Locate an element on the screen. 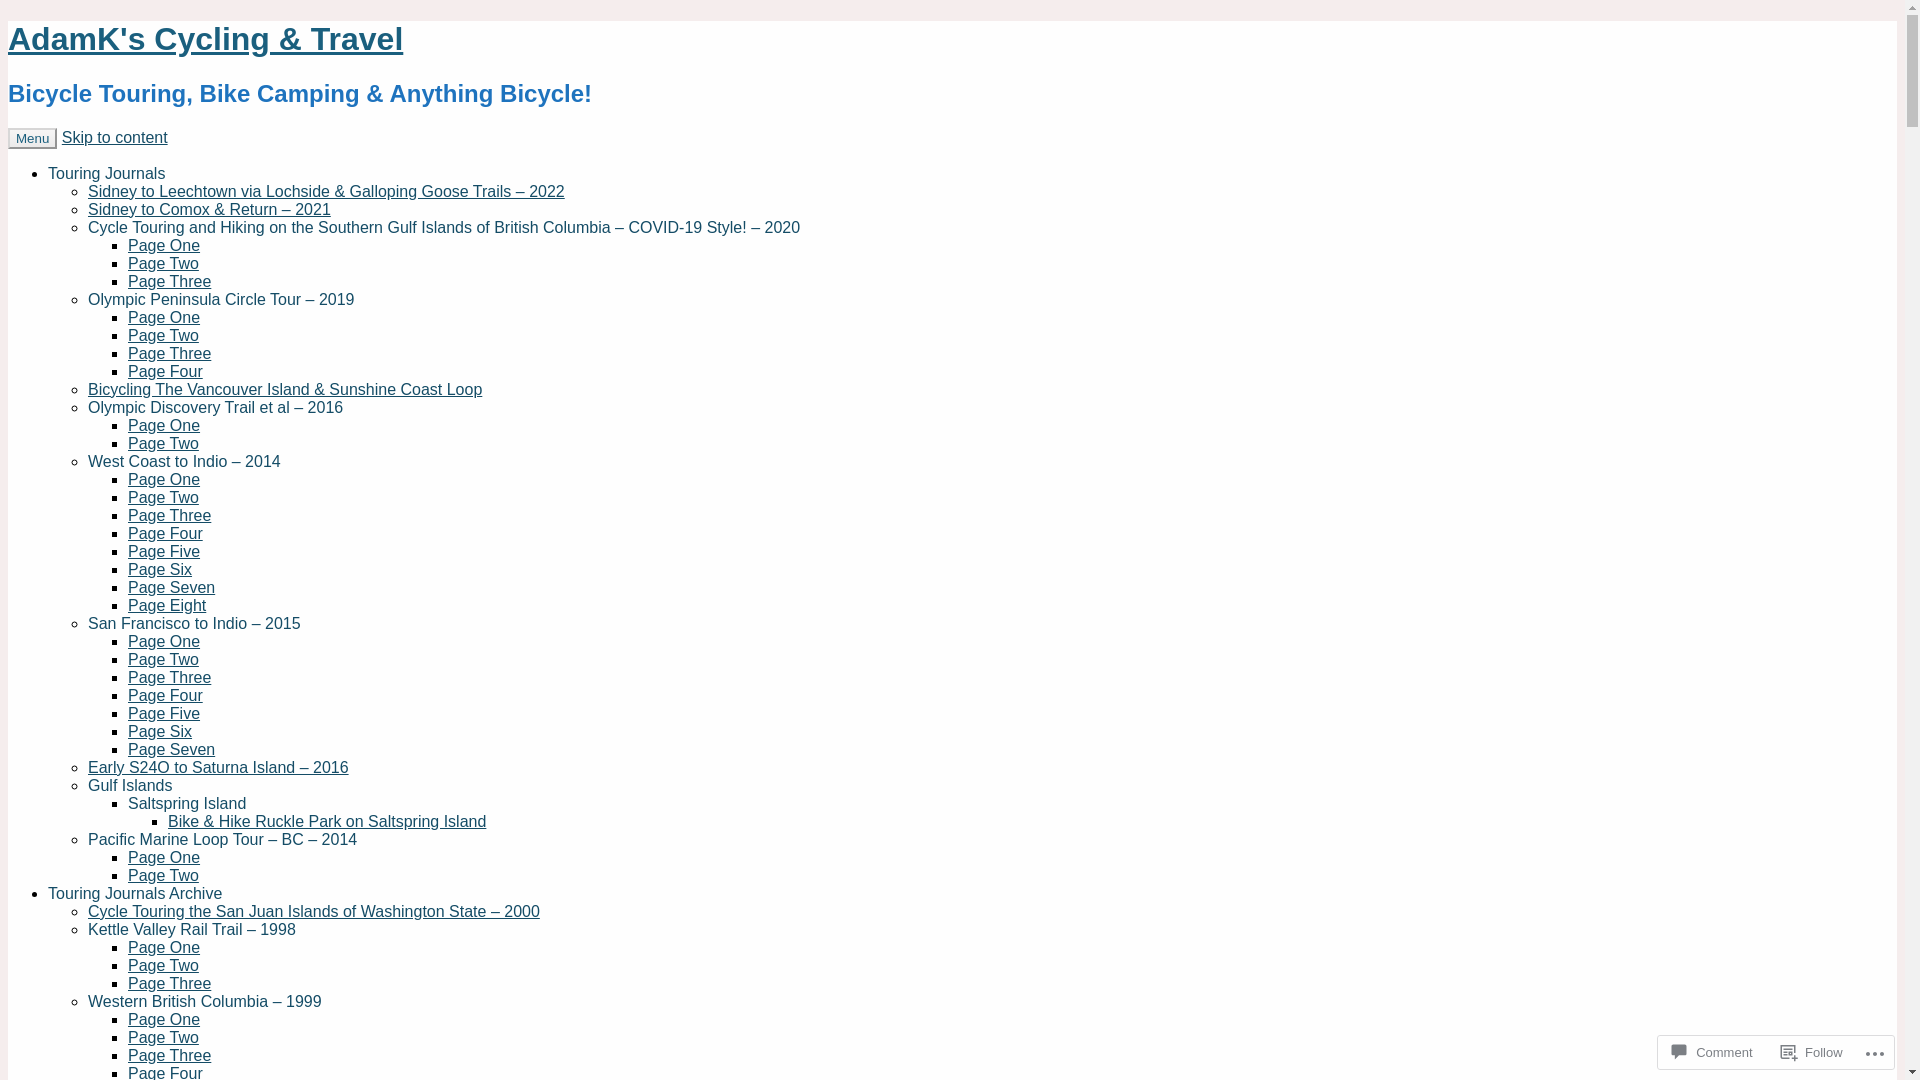 The width and height of the screenshot is (1920, 1080). 'Follow' is located at coordinates (1812, 1051).